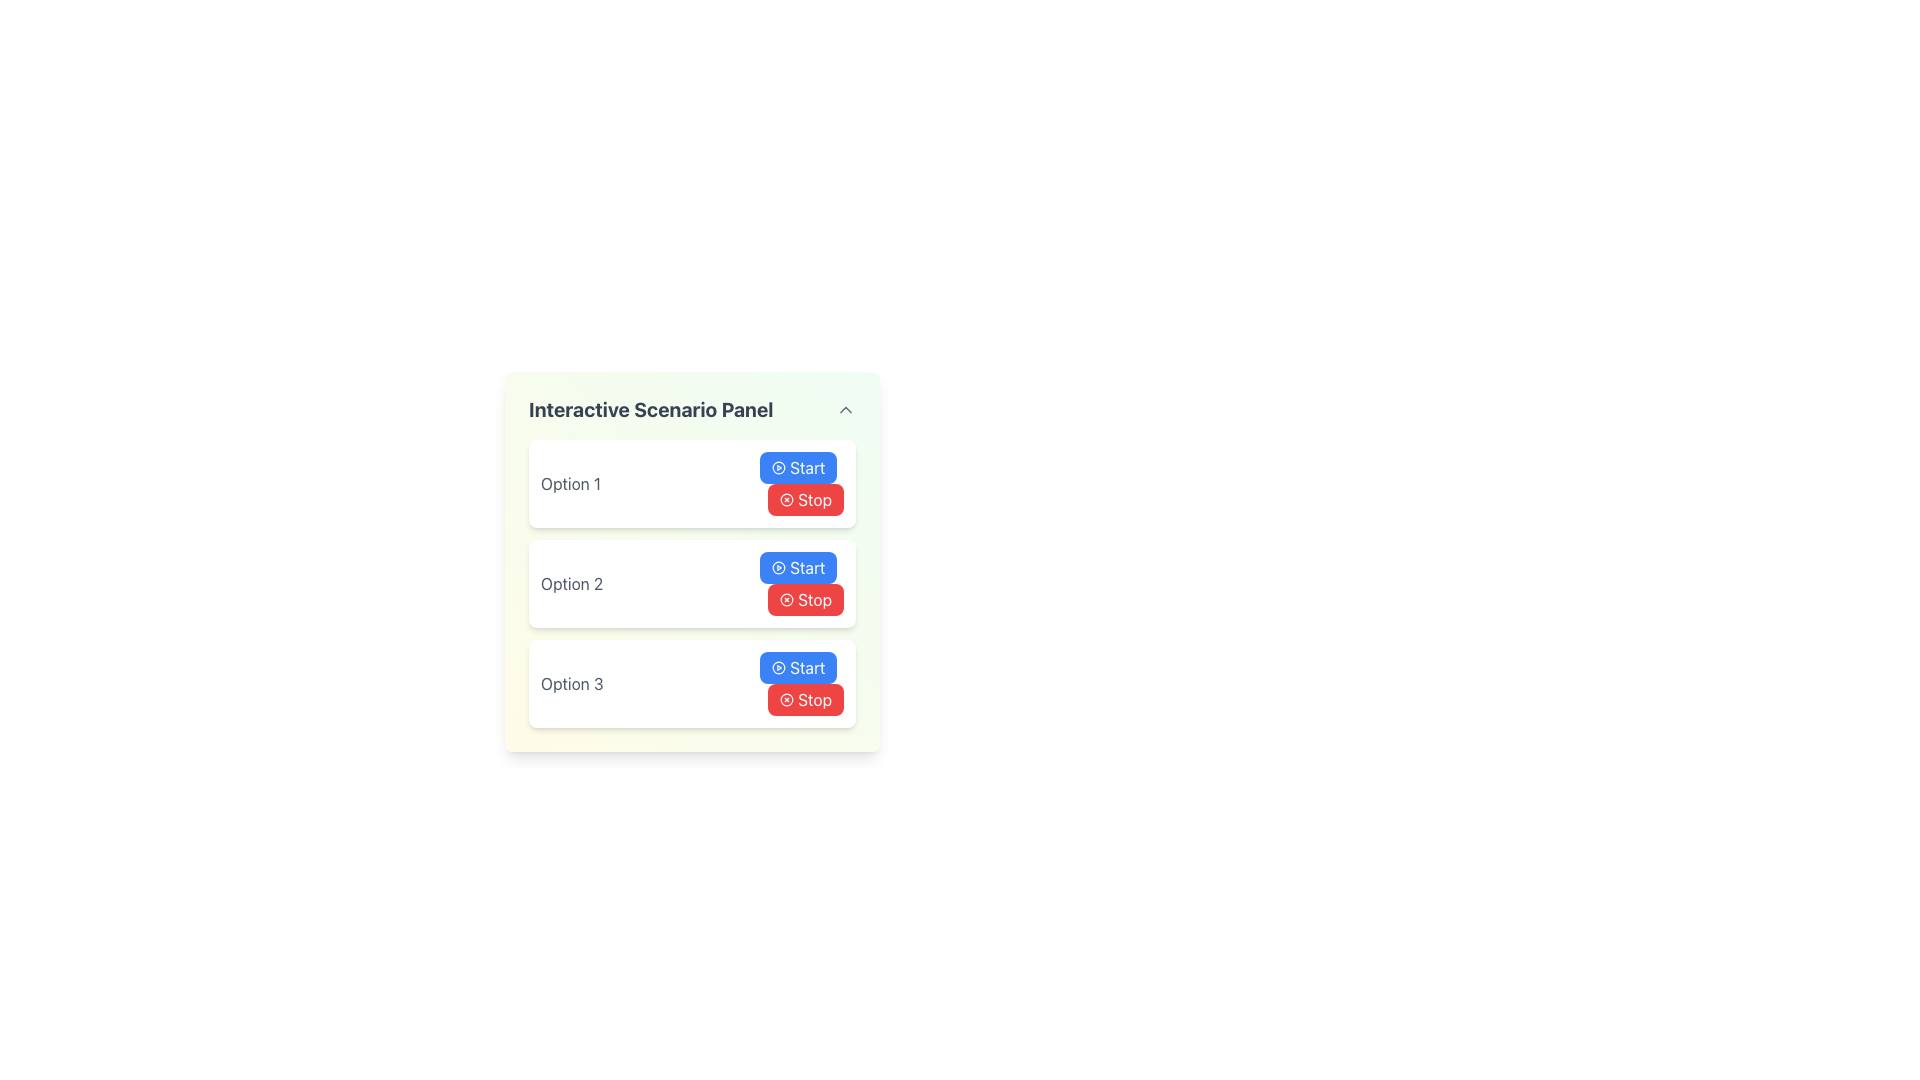  Describe the element at coordinates (801, 583) in the screenshot. I see `the 'Start' button, which is part of the 'Option 2' card in the 'Interactive Scenario Panel', to initiate the operation` at that location.